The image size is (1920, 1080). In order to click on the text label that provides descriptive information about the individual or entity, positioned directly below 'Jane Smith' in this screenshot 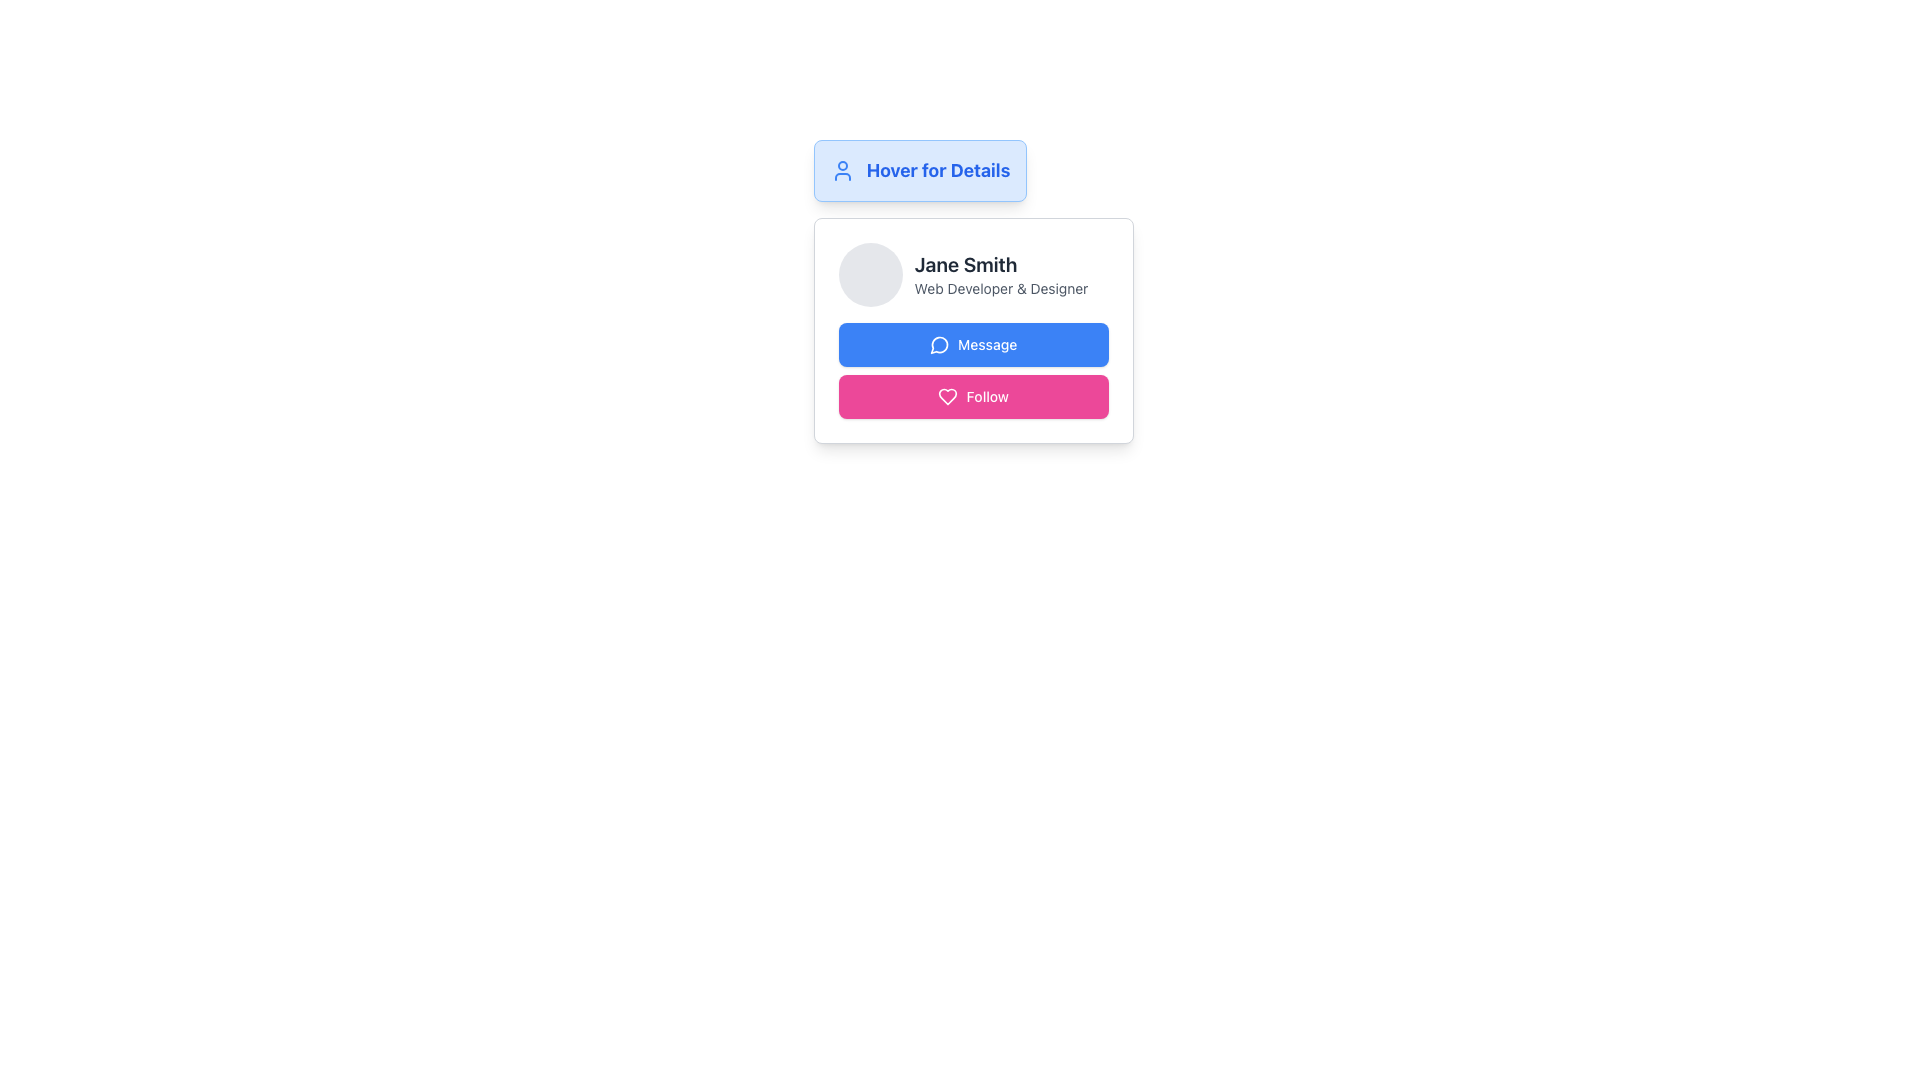, I will do `click(1001, 289)`.